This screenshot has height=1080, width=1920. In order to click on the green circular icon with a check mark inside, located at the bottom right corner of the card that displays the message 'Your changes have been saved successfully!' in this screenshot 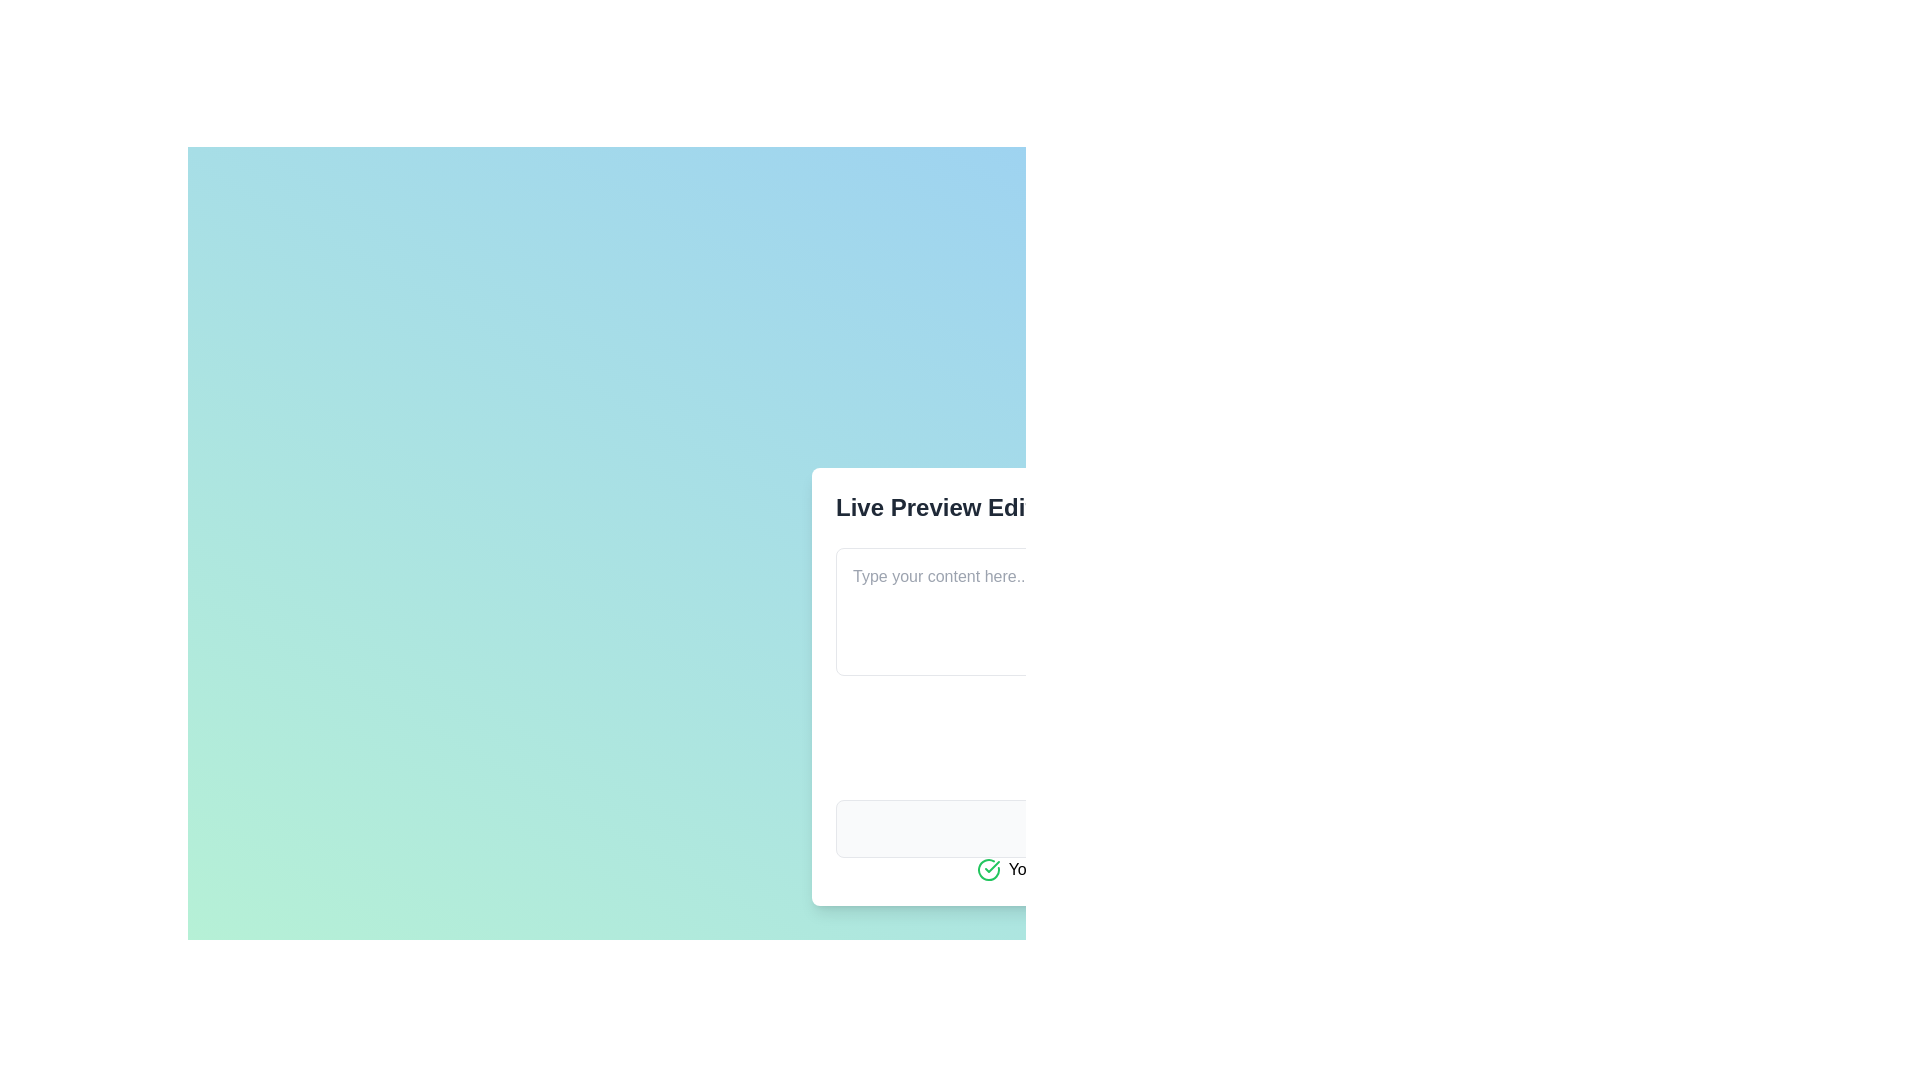, I will do `click(988, 869)`.